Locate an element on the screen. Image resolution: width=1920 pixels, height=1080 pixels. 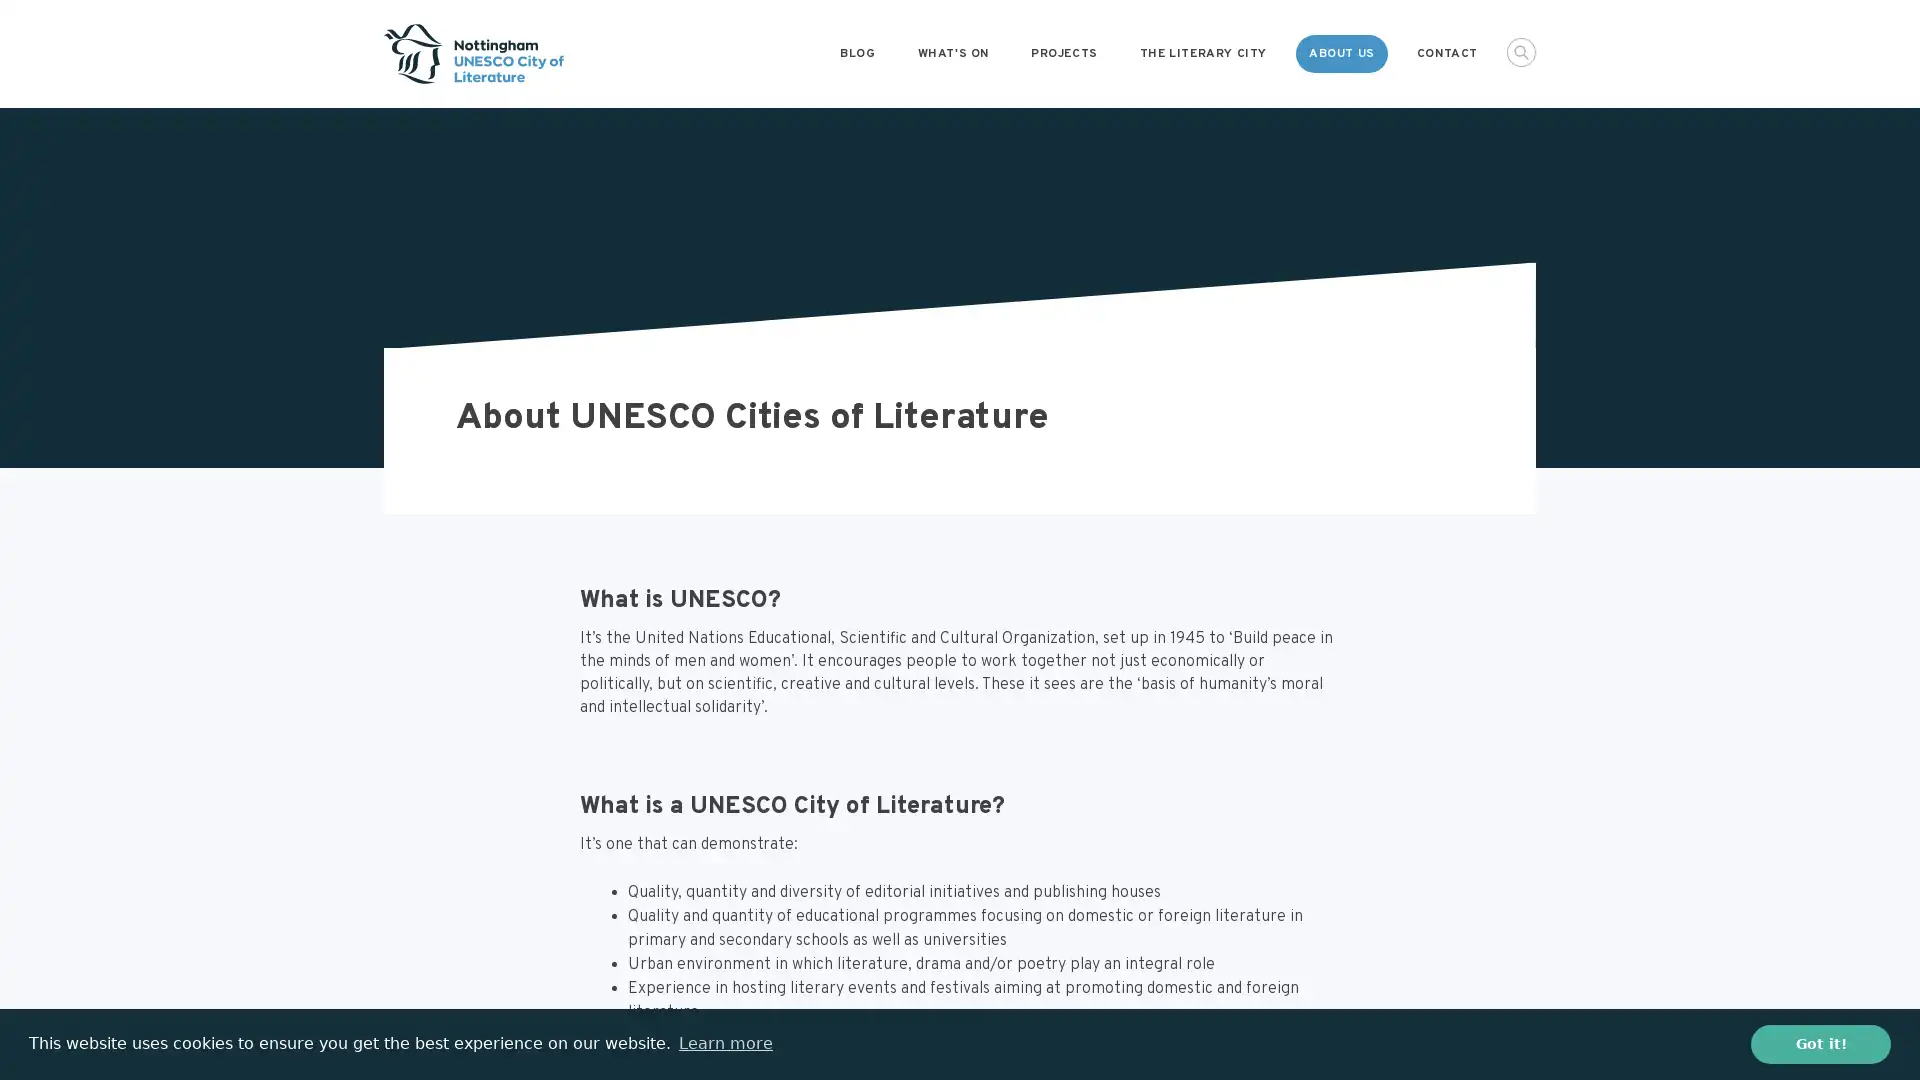
dismiss cookie message is located at coordinates (1820, 1043).